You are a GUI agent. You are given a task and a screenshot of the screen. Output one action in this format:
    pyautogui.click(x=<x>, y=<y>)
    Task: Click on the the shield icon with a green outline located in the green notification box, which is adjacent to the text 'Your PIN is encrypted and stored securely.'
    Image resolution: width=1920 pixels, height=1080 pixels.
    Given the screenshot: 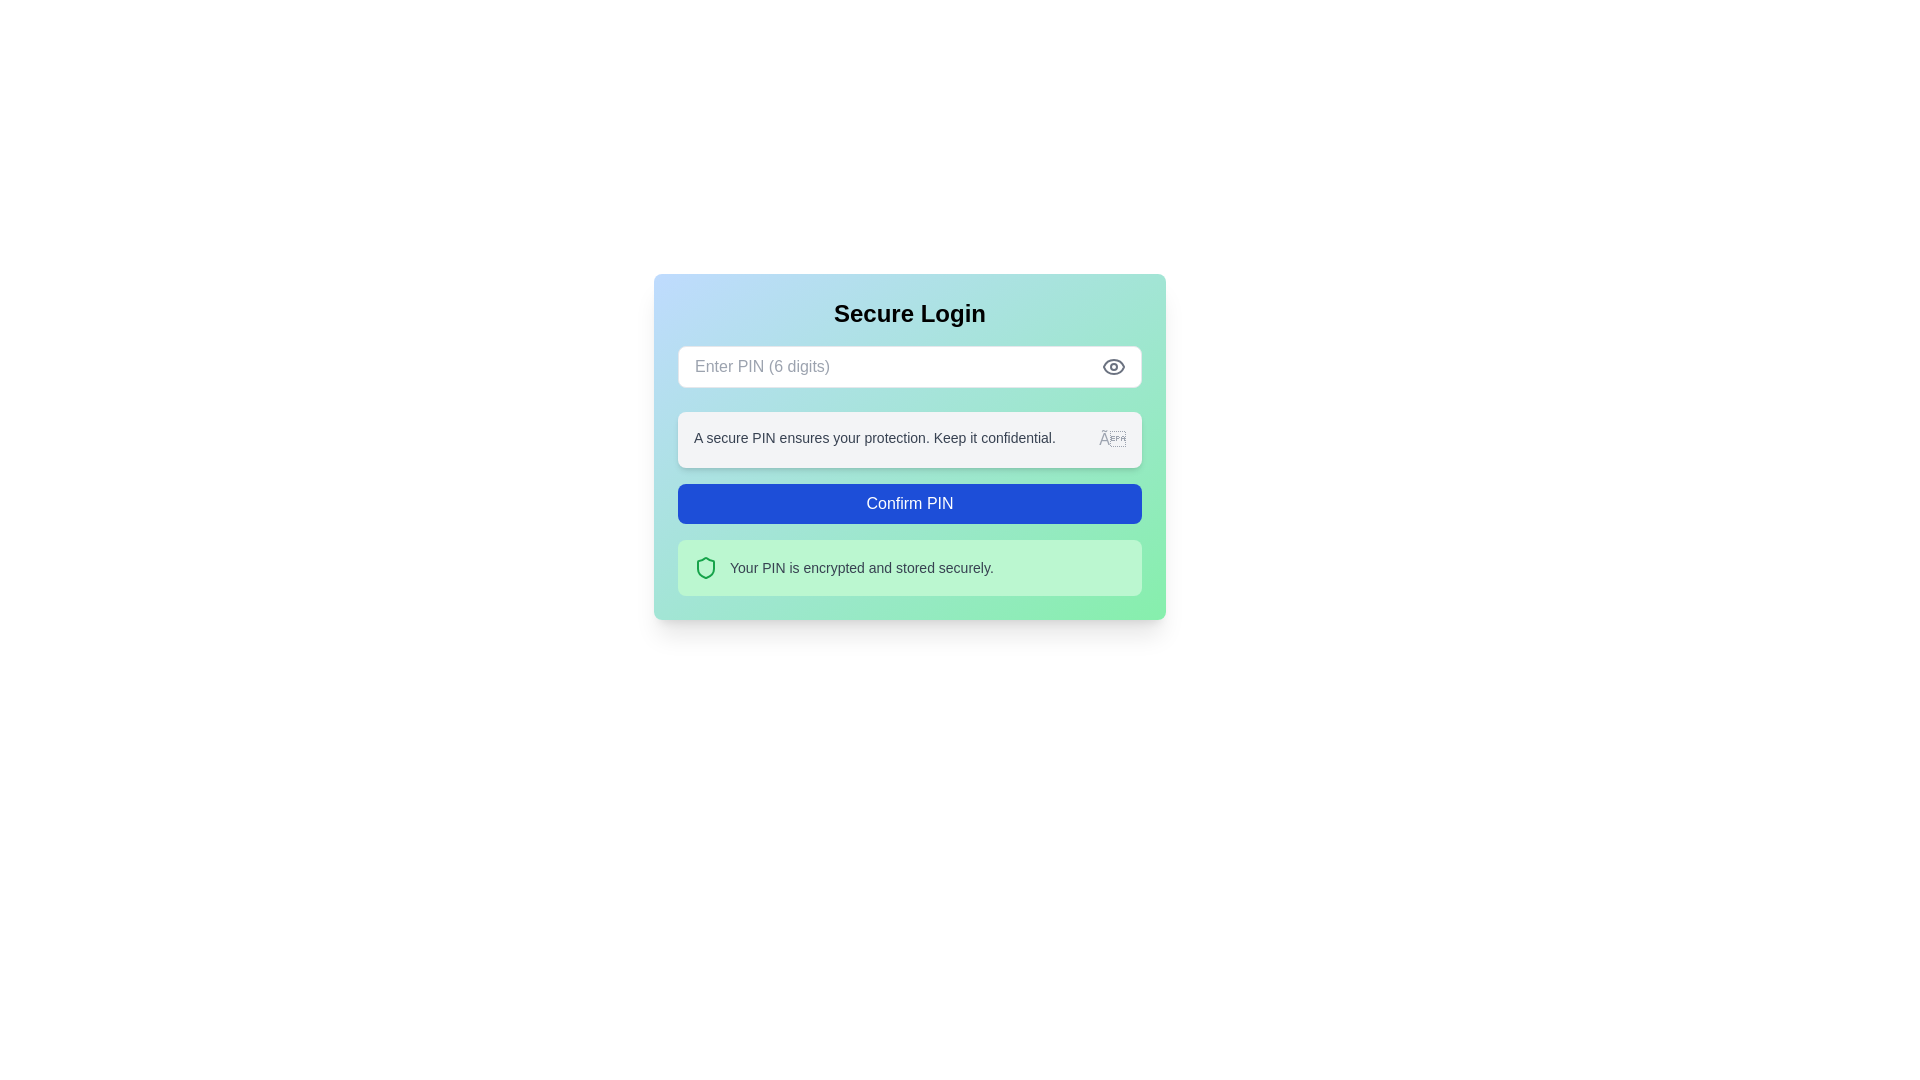 What is the action you would take?
    pyautogui.click(x=705, y=567)
    